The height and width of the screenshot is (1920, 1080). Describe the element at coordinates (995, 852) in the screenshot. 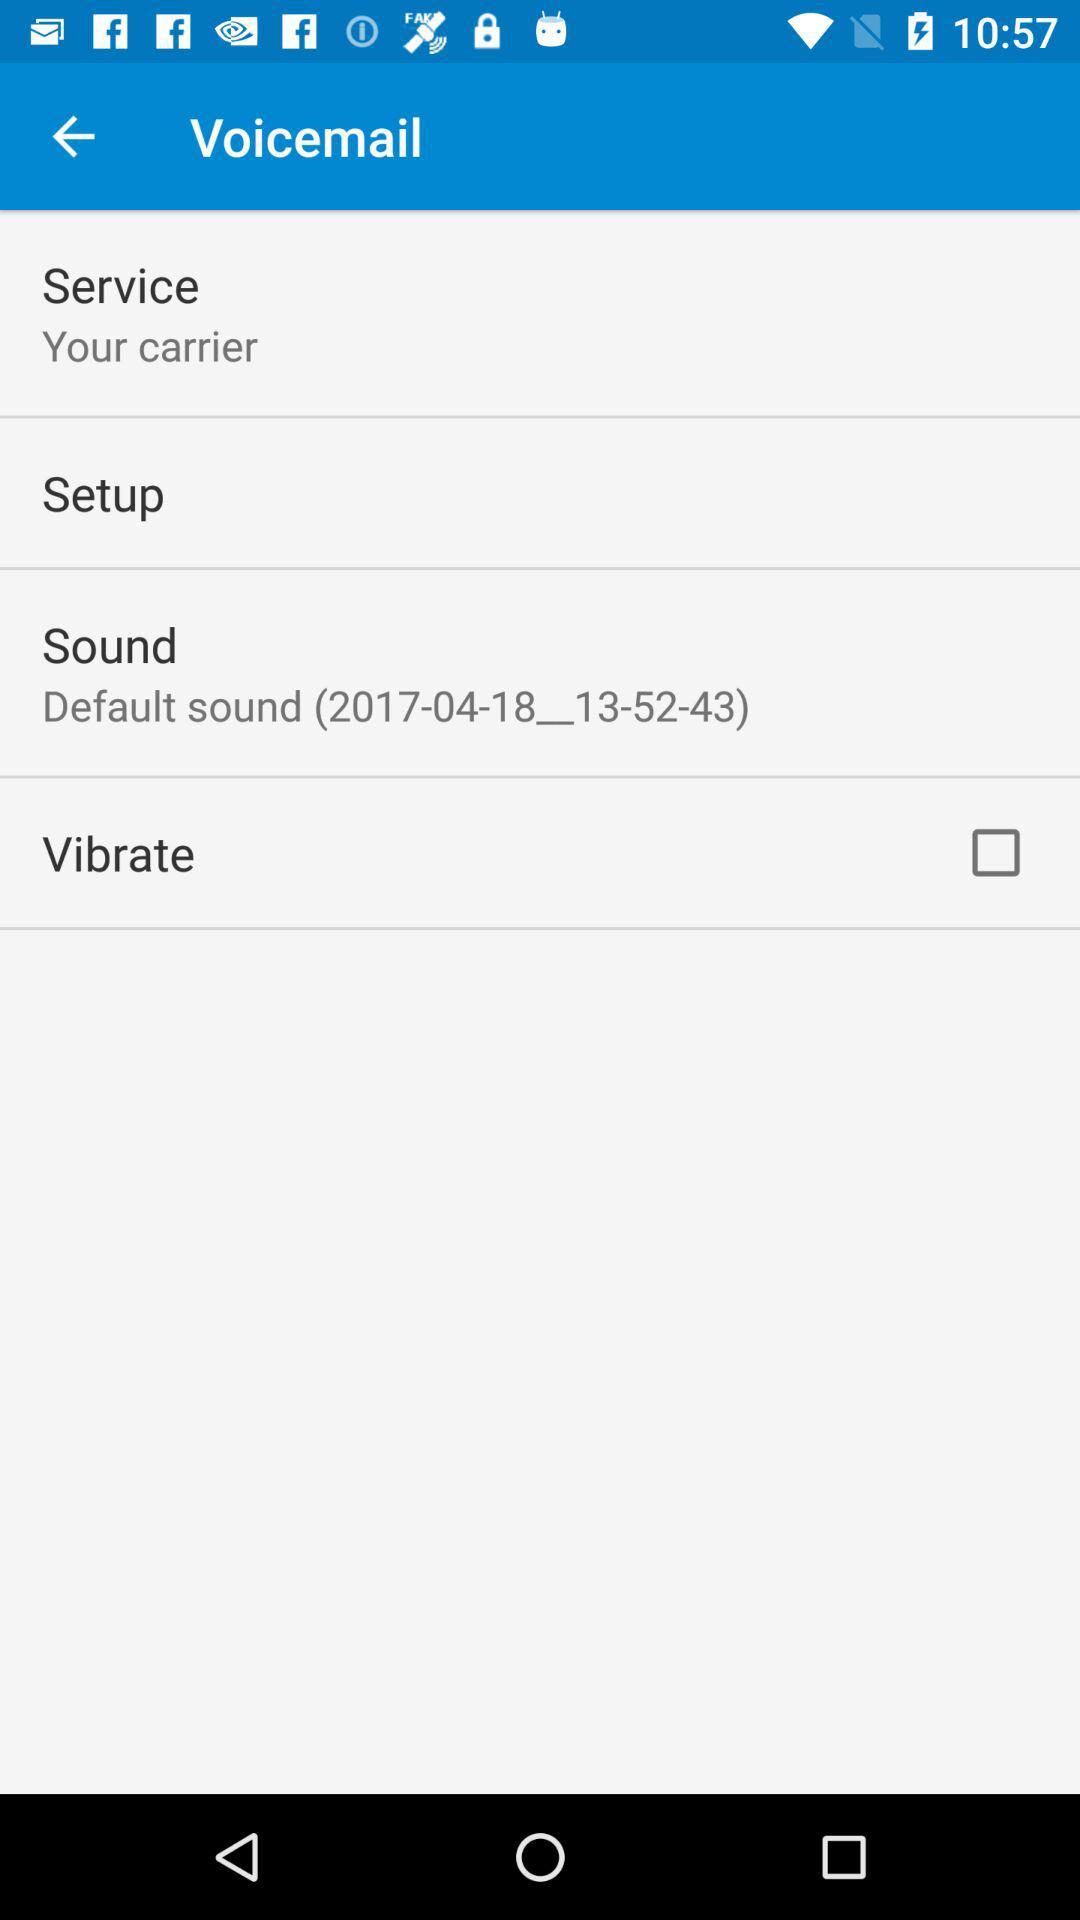

I see `the icon on the right` at that location.